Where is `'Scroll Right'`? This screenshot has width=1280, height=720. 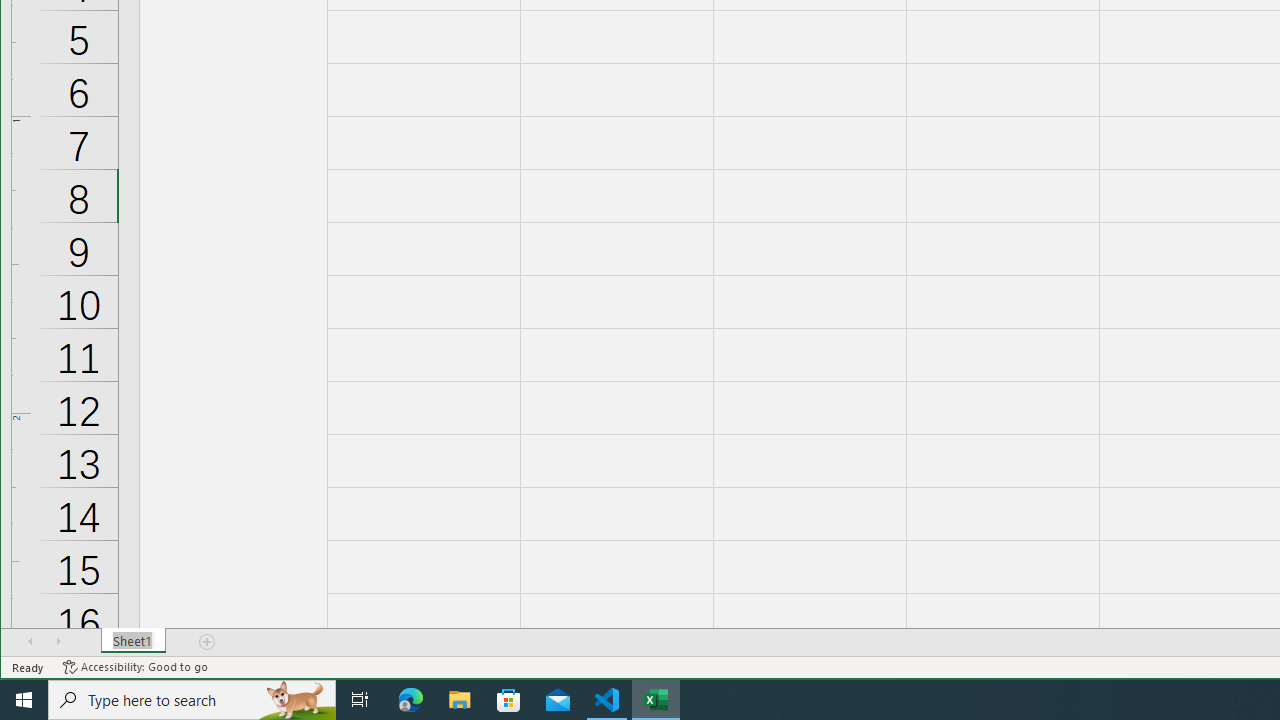
'Scroll Right' is located at coordinates (58, 641).